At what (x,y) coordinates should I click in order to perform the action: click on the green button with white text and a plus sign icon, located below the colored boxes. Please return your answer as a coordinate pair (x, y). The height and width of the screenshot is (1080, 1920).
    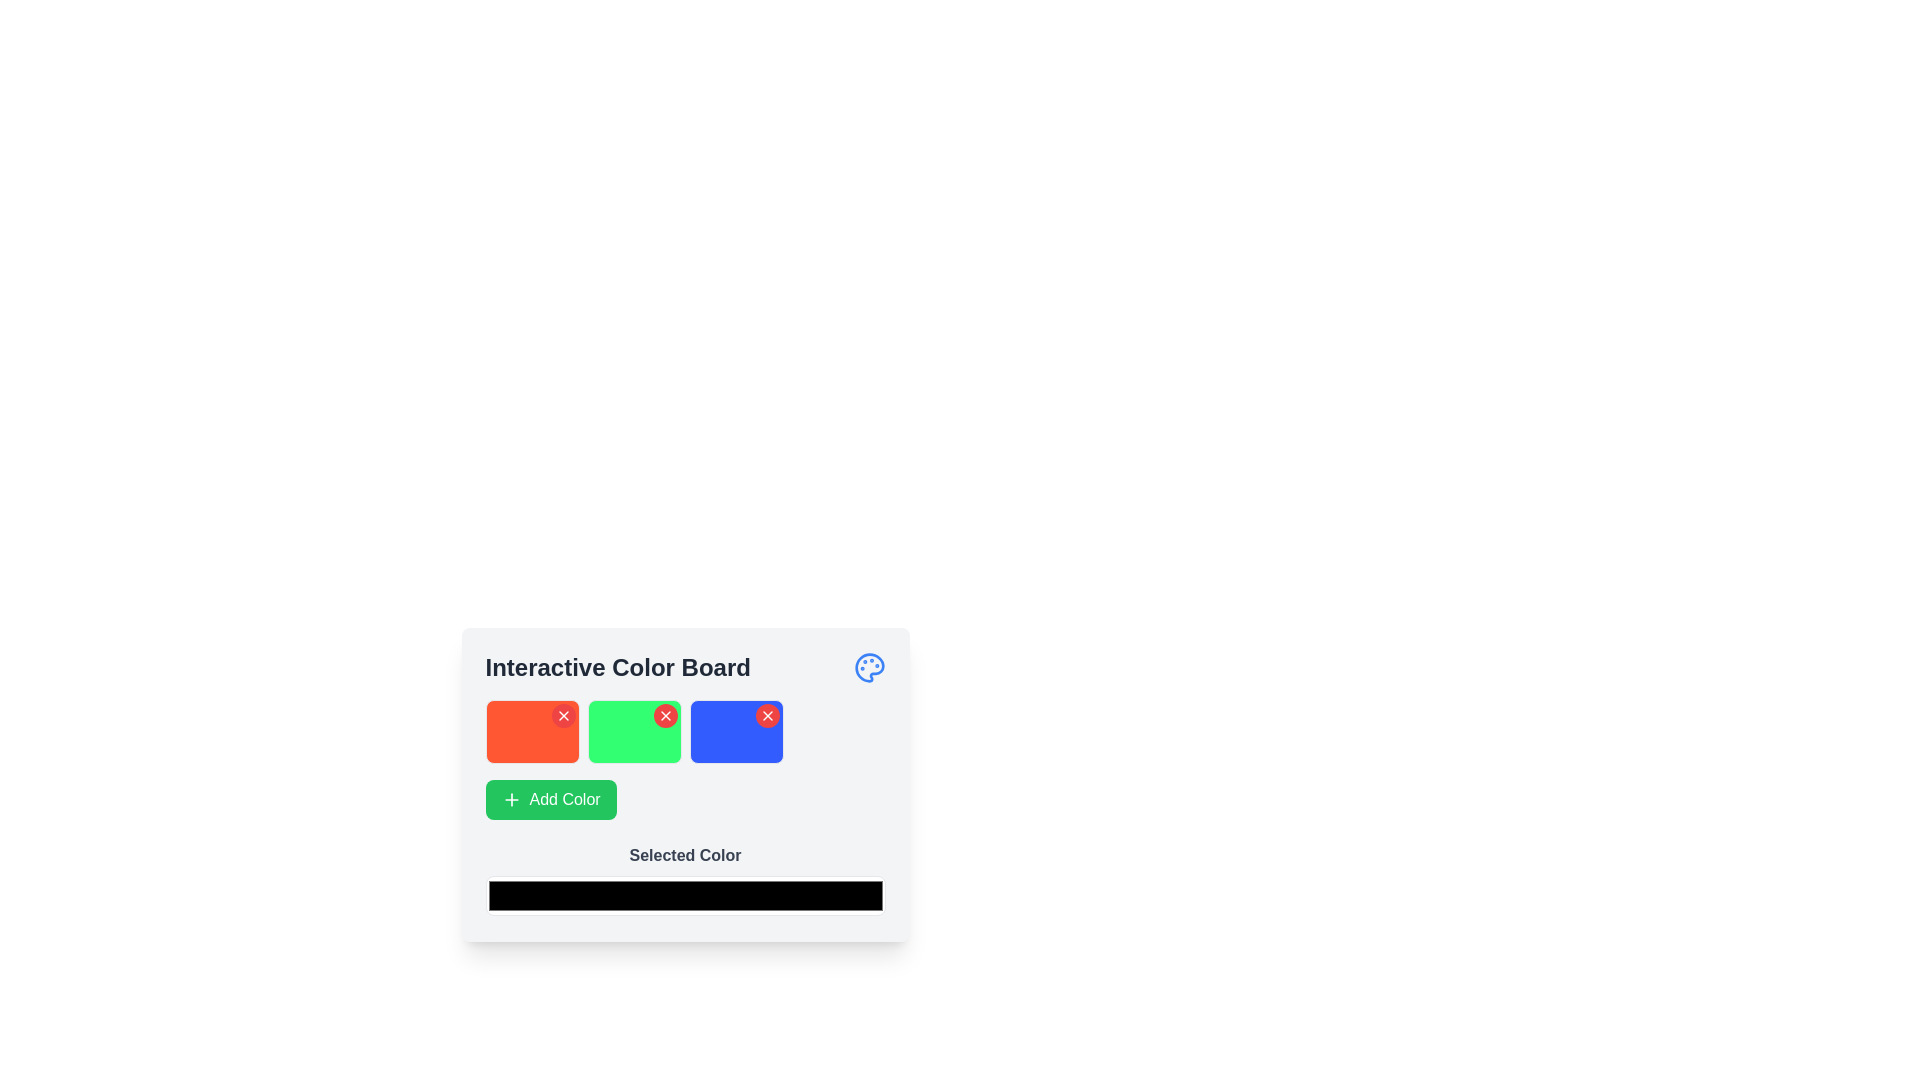
    Looking at the image, I should click on (551, 798).